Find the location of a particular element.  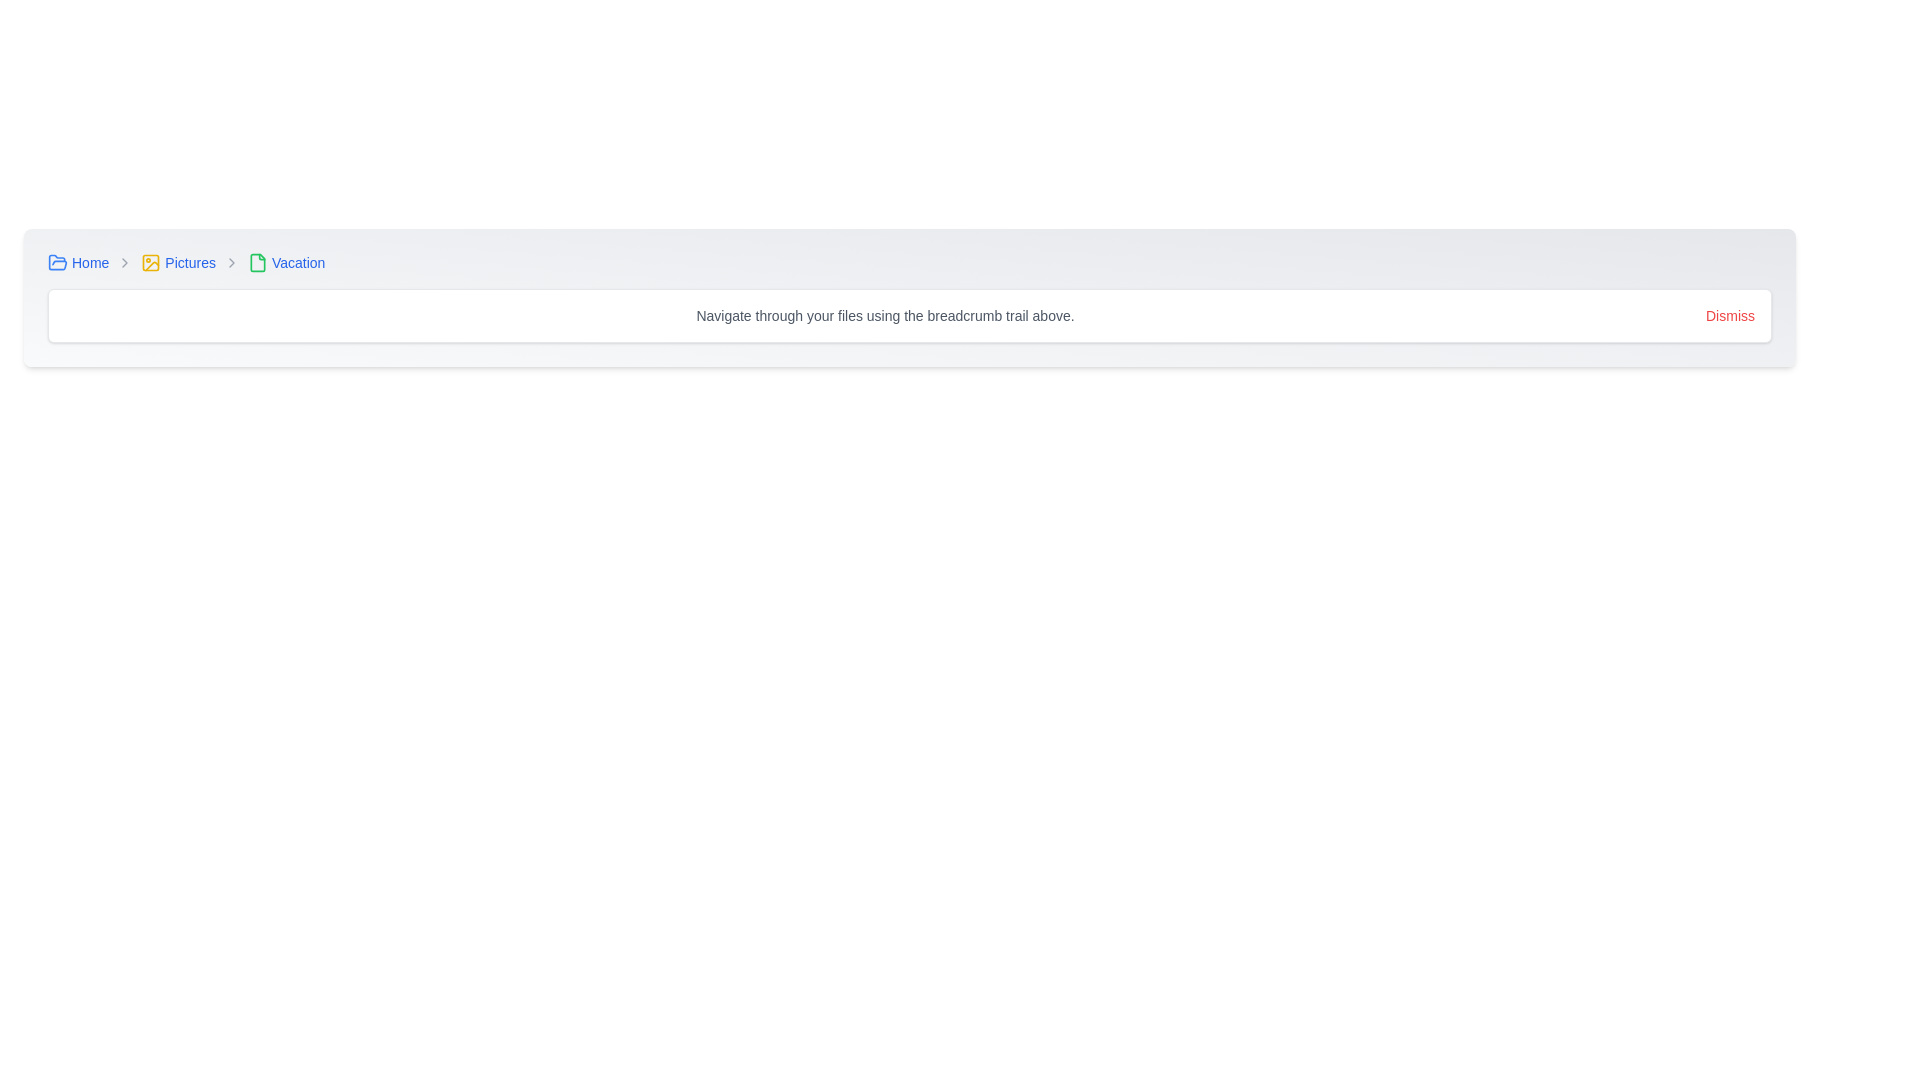

the main text of the notification bar that says 'Navigate through your files using the breadcrumb trail above.' is located at coordinates (909, 315).